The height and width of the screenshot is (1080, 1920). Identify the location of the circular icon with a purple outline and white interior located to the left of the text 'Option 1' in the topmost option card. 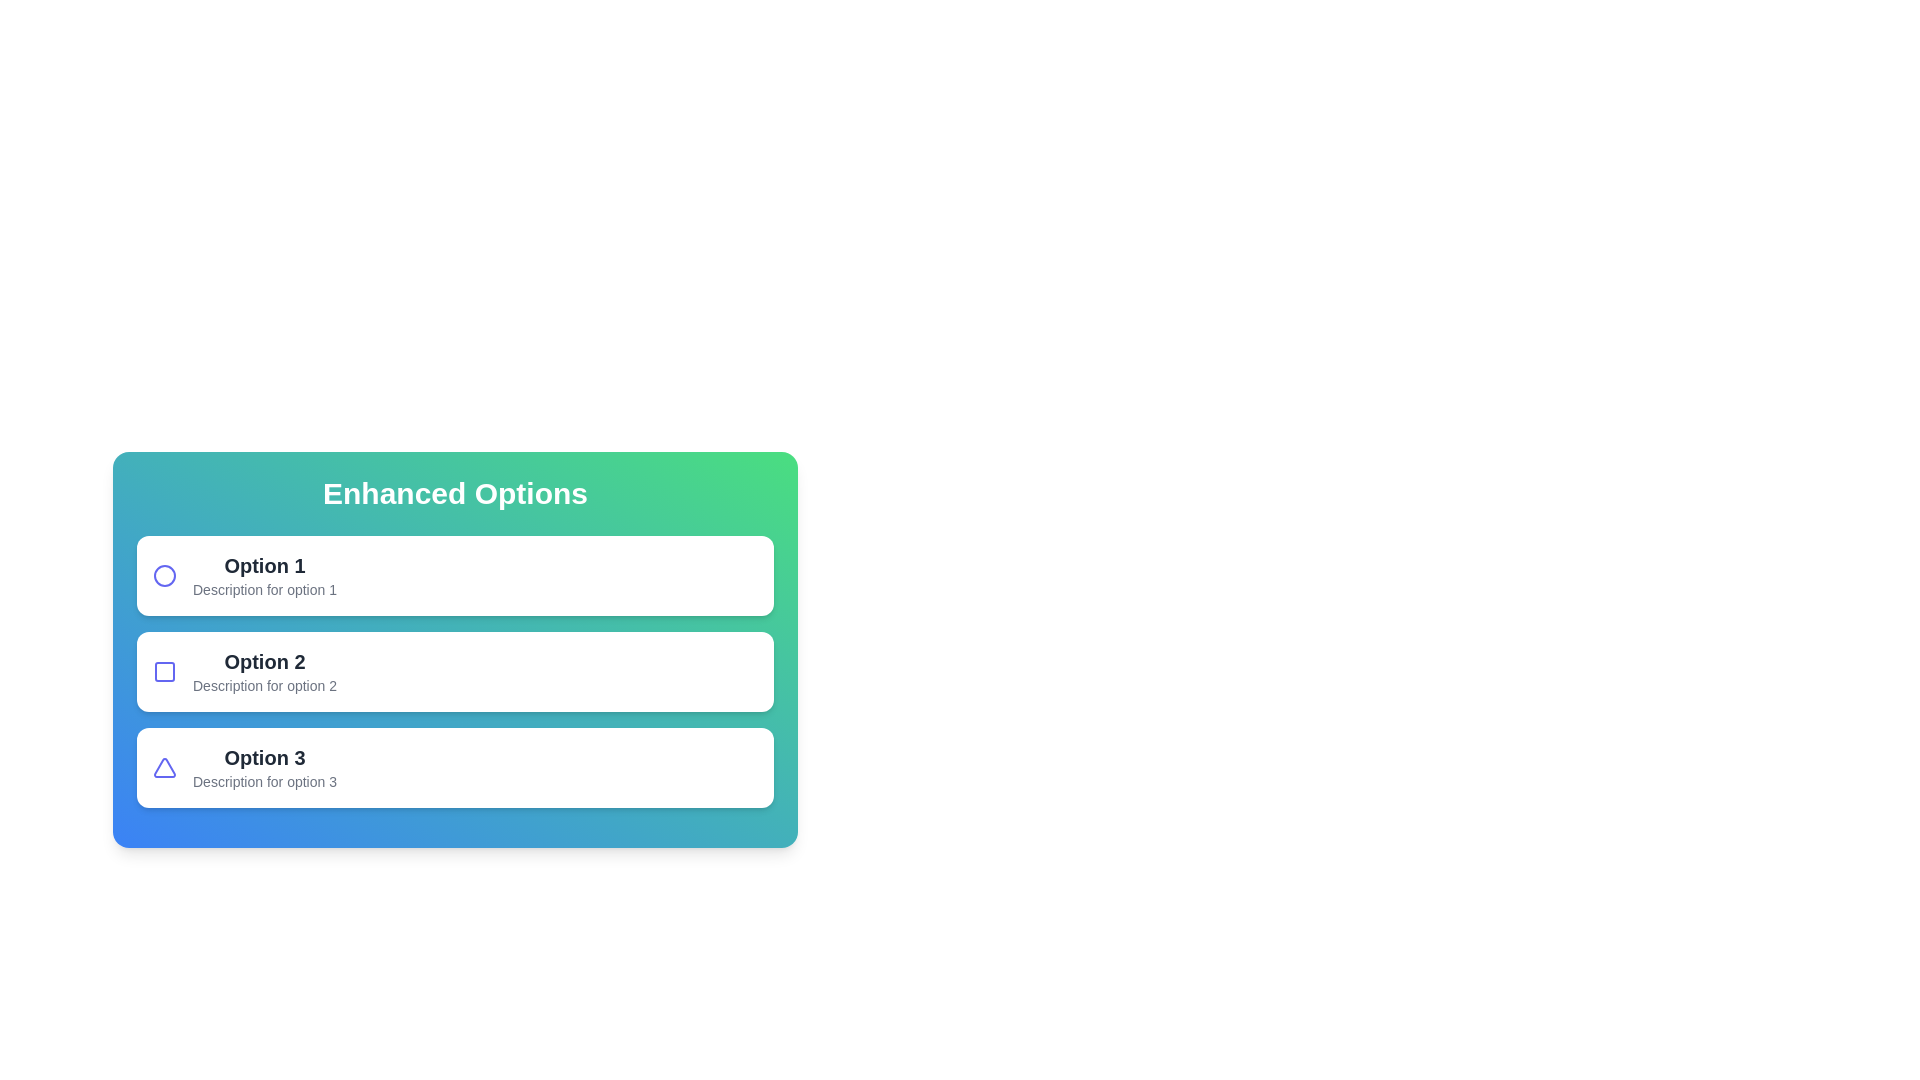
(164, 575).